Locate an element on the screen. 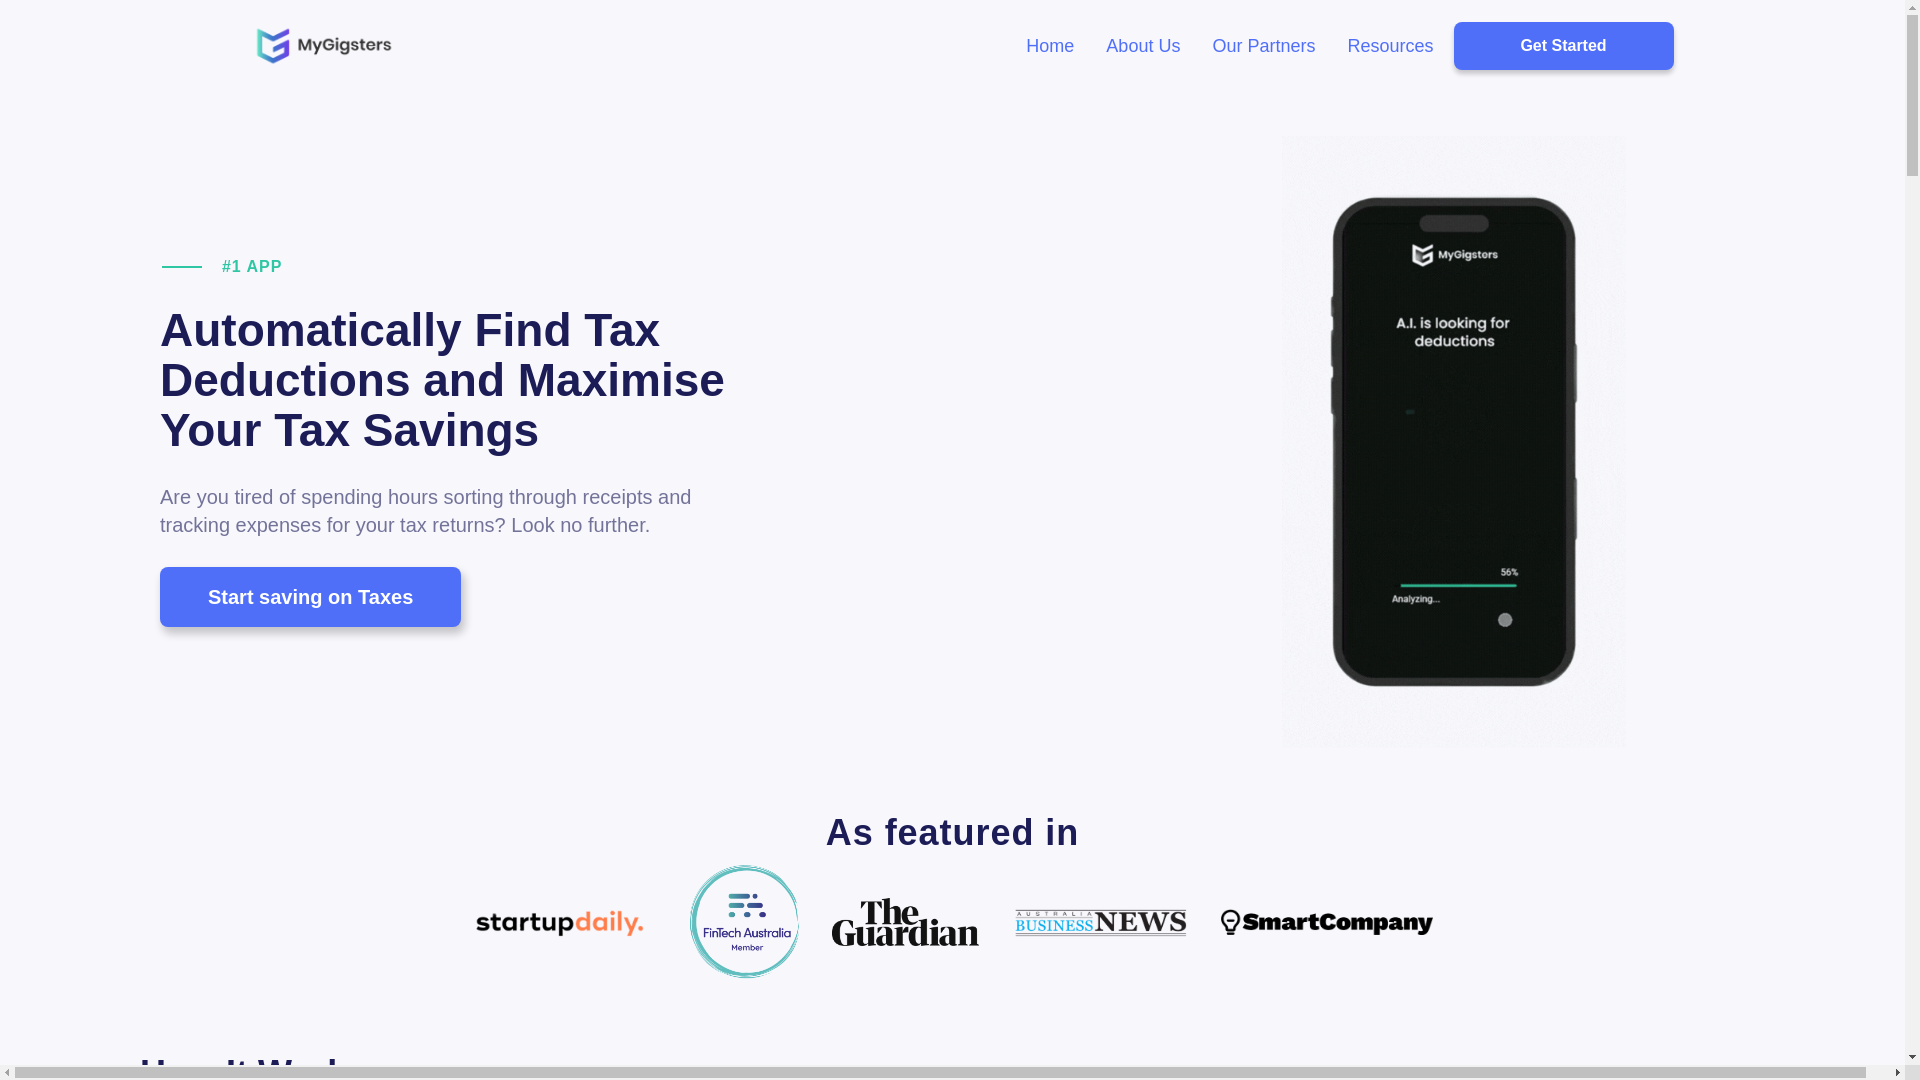 The height and width of the screenshot is (1080, 1920). 'Our Partners' is located at coordinates (1262, 45).